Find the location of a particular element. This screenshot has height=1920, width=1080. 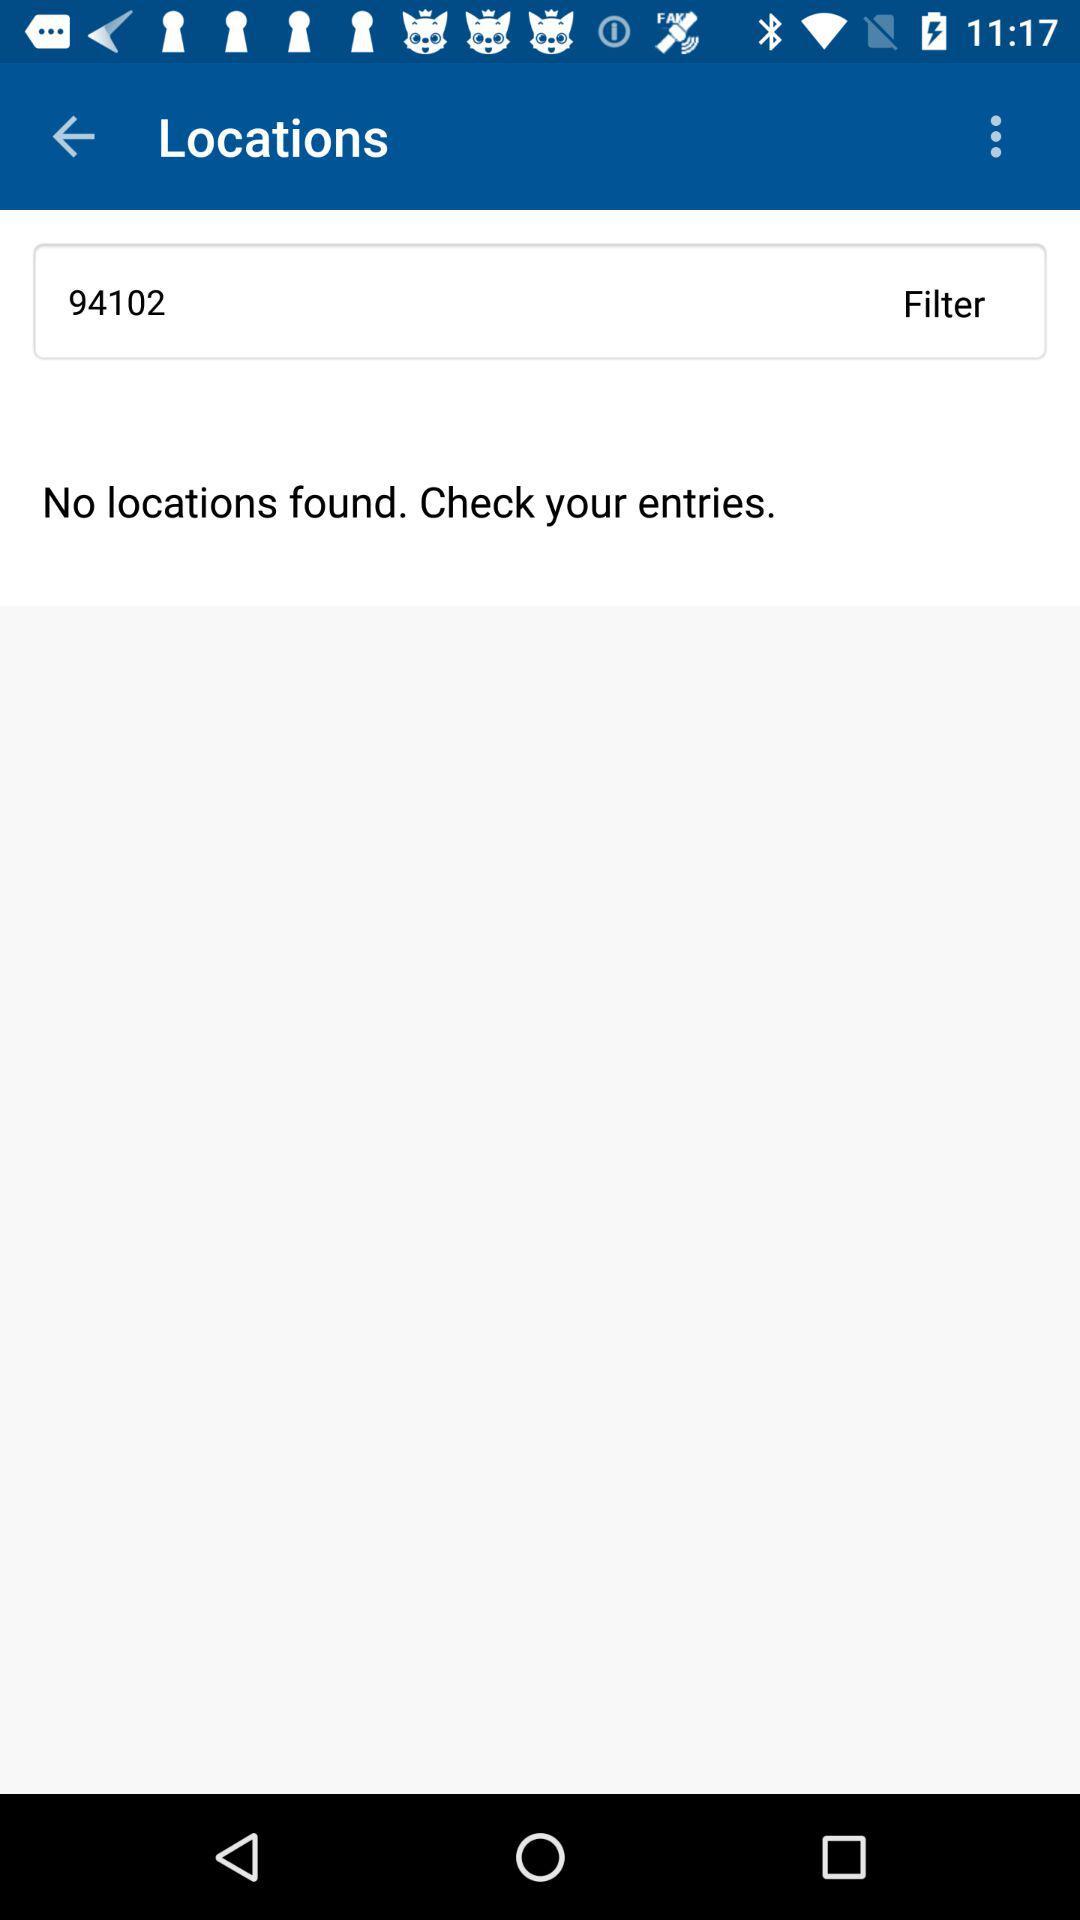

the 94102 is located at coordinates (540, 300).